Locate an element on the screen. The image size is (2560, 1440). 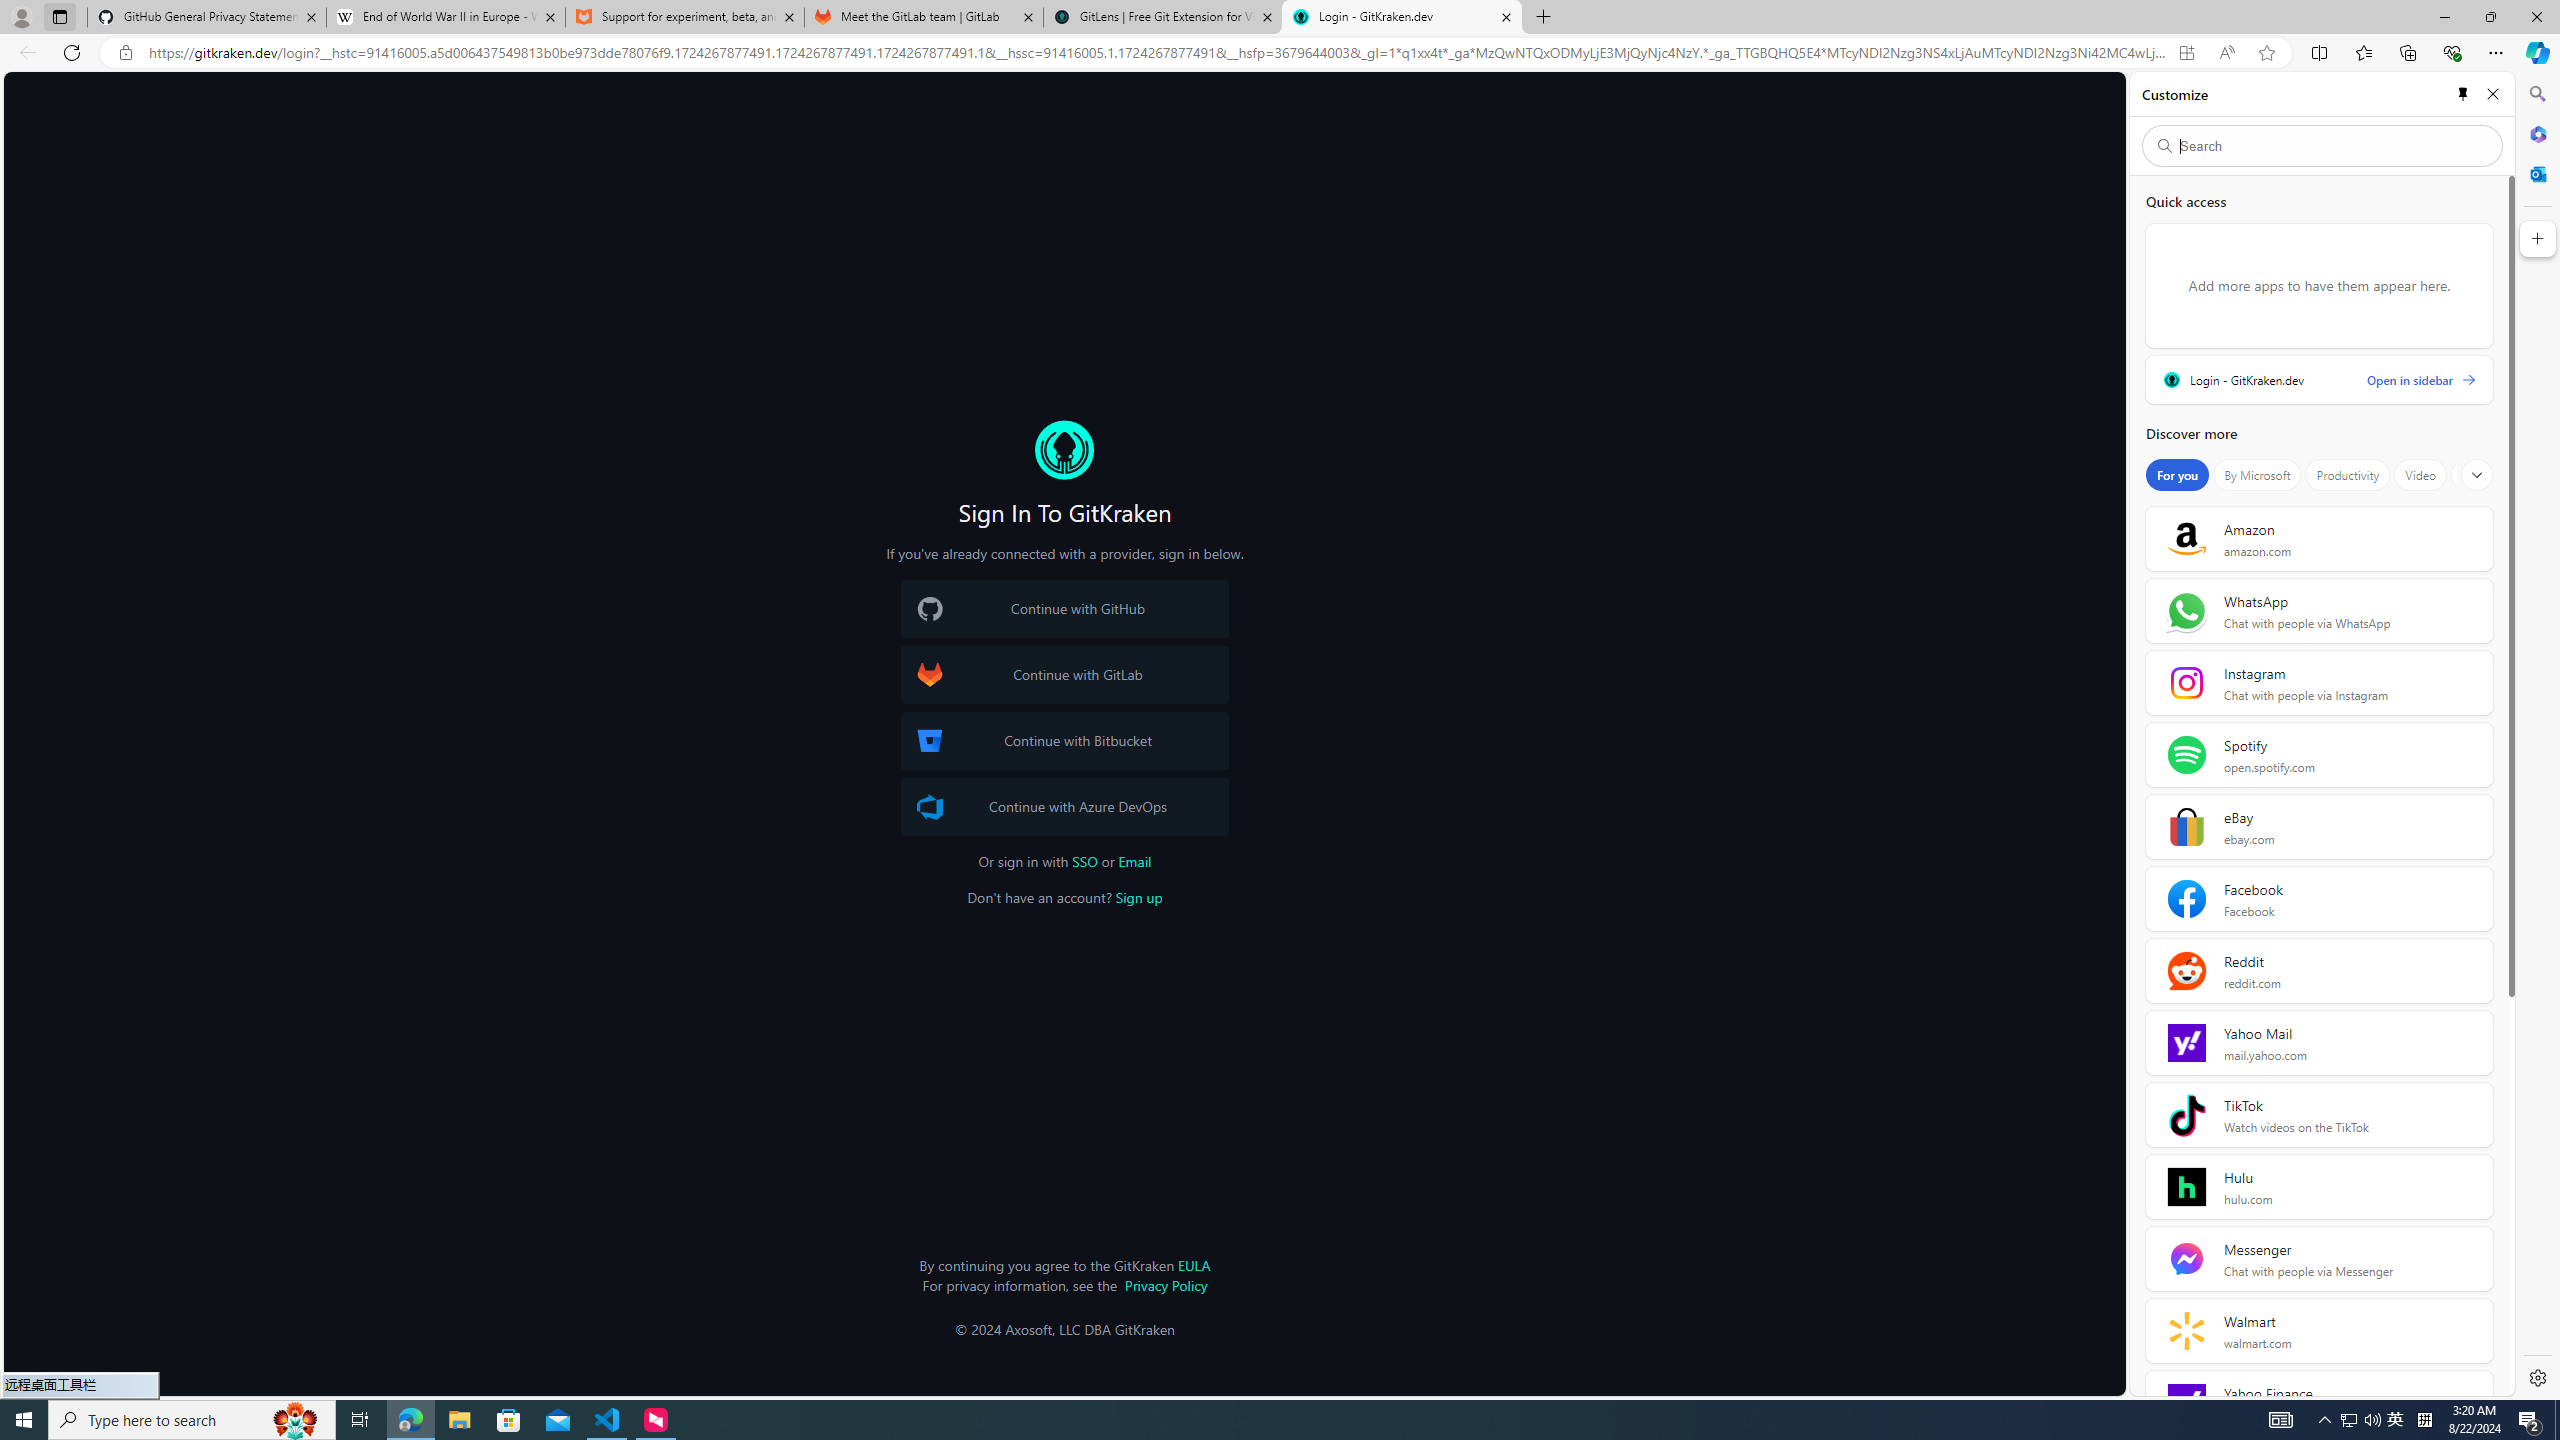
'GitLens | Free Git Extension for Visual Studio Code' is located at coordinates (1161, 16).